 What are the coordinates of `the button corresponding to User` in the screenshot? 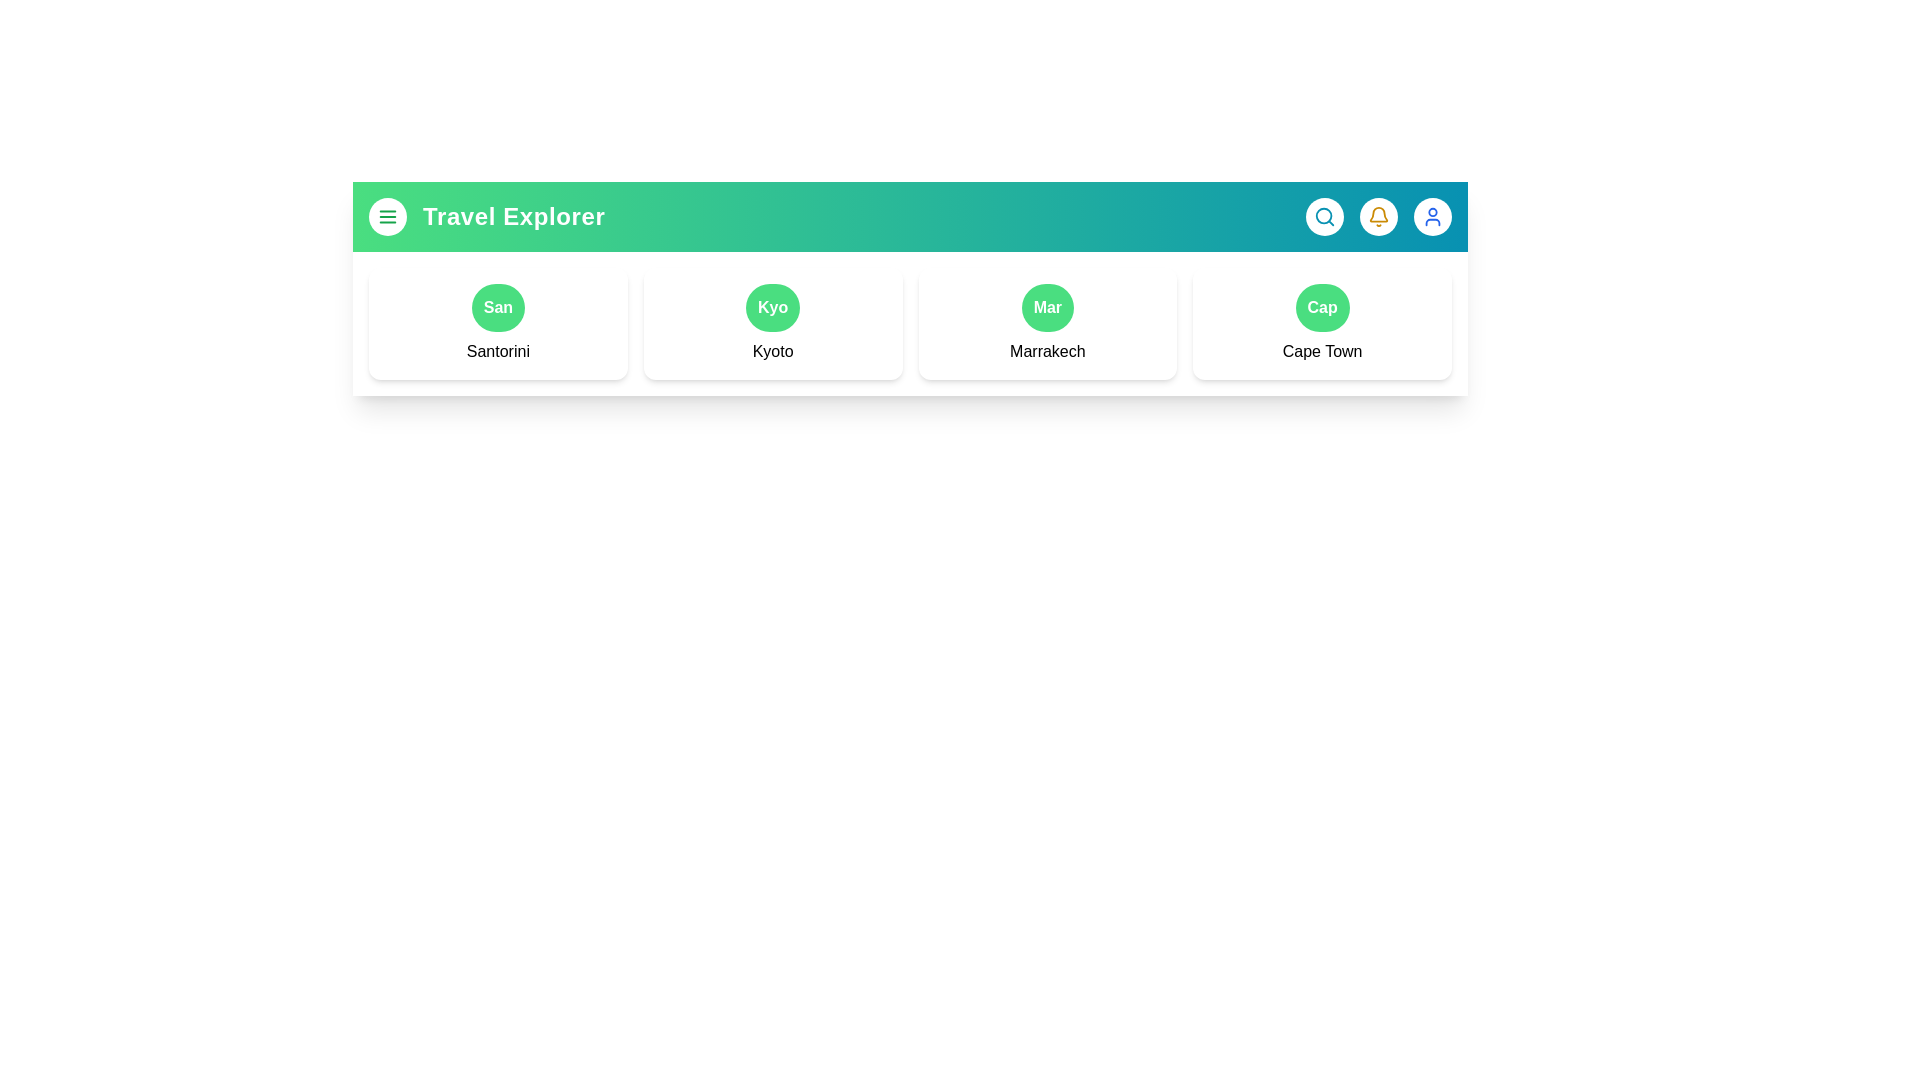 It's located at (1432, 216).